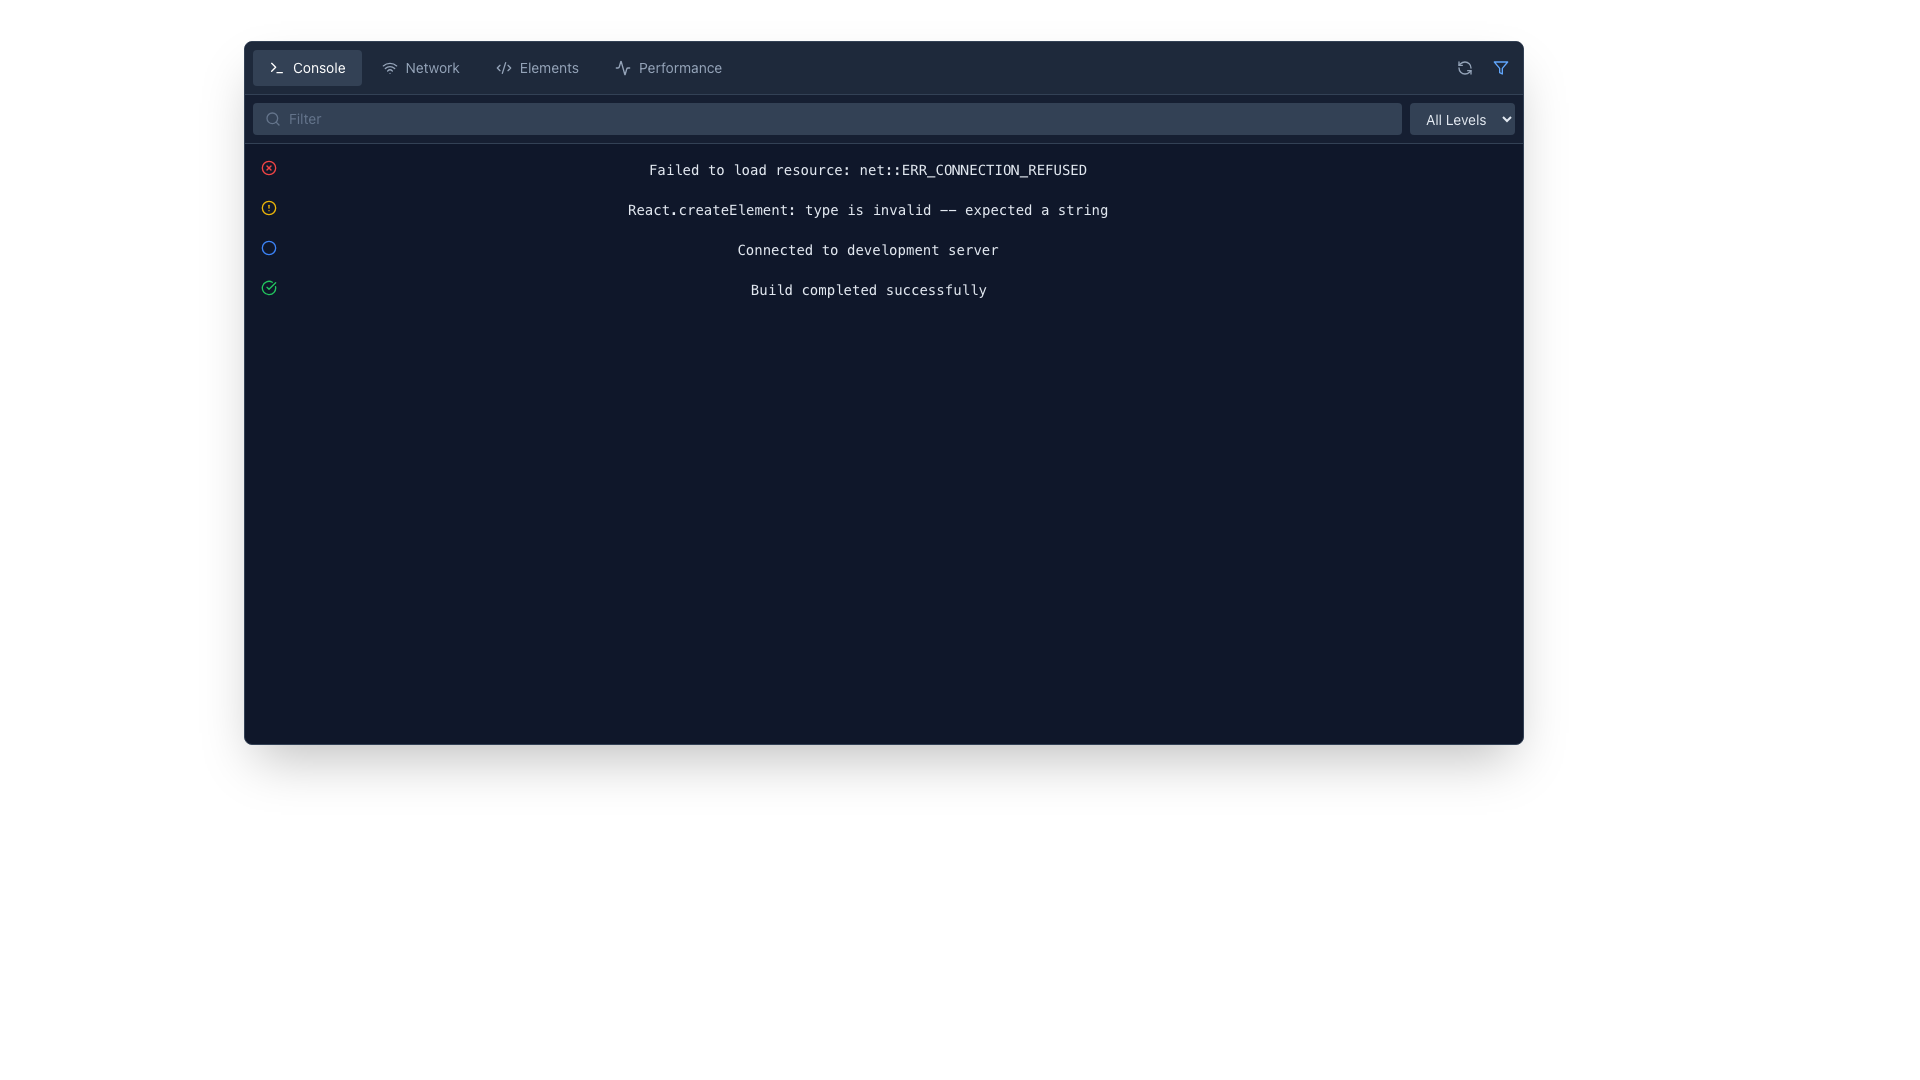 The height and width of the screenshot is (1080, 1920). I want to click on the 'Console' tab in the navigation bar, so click(882, 67).